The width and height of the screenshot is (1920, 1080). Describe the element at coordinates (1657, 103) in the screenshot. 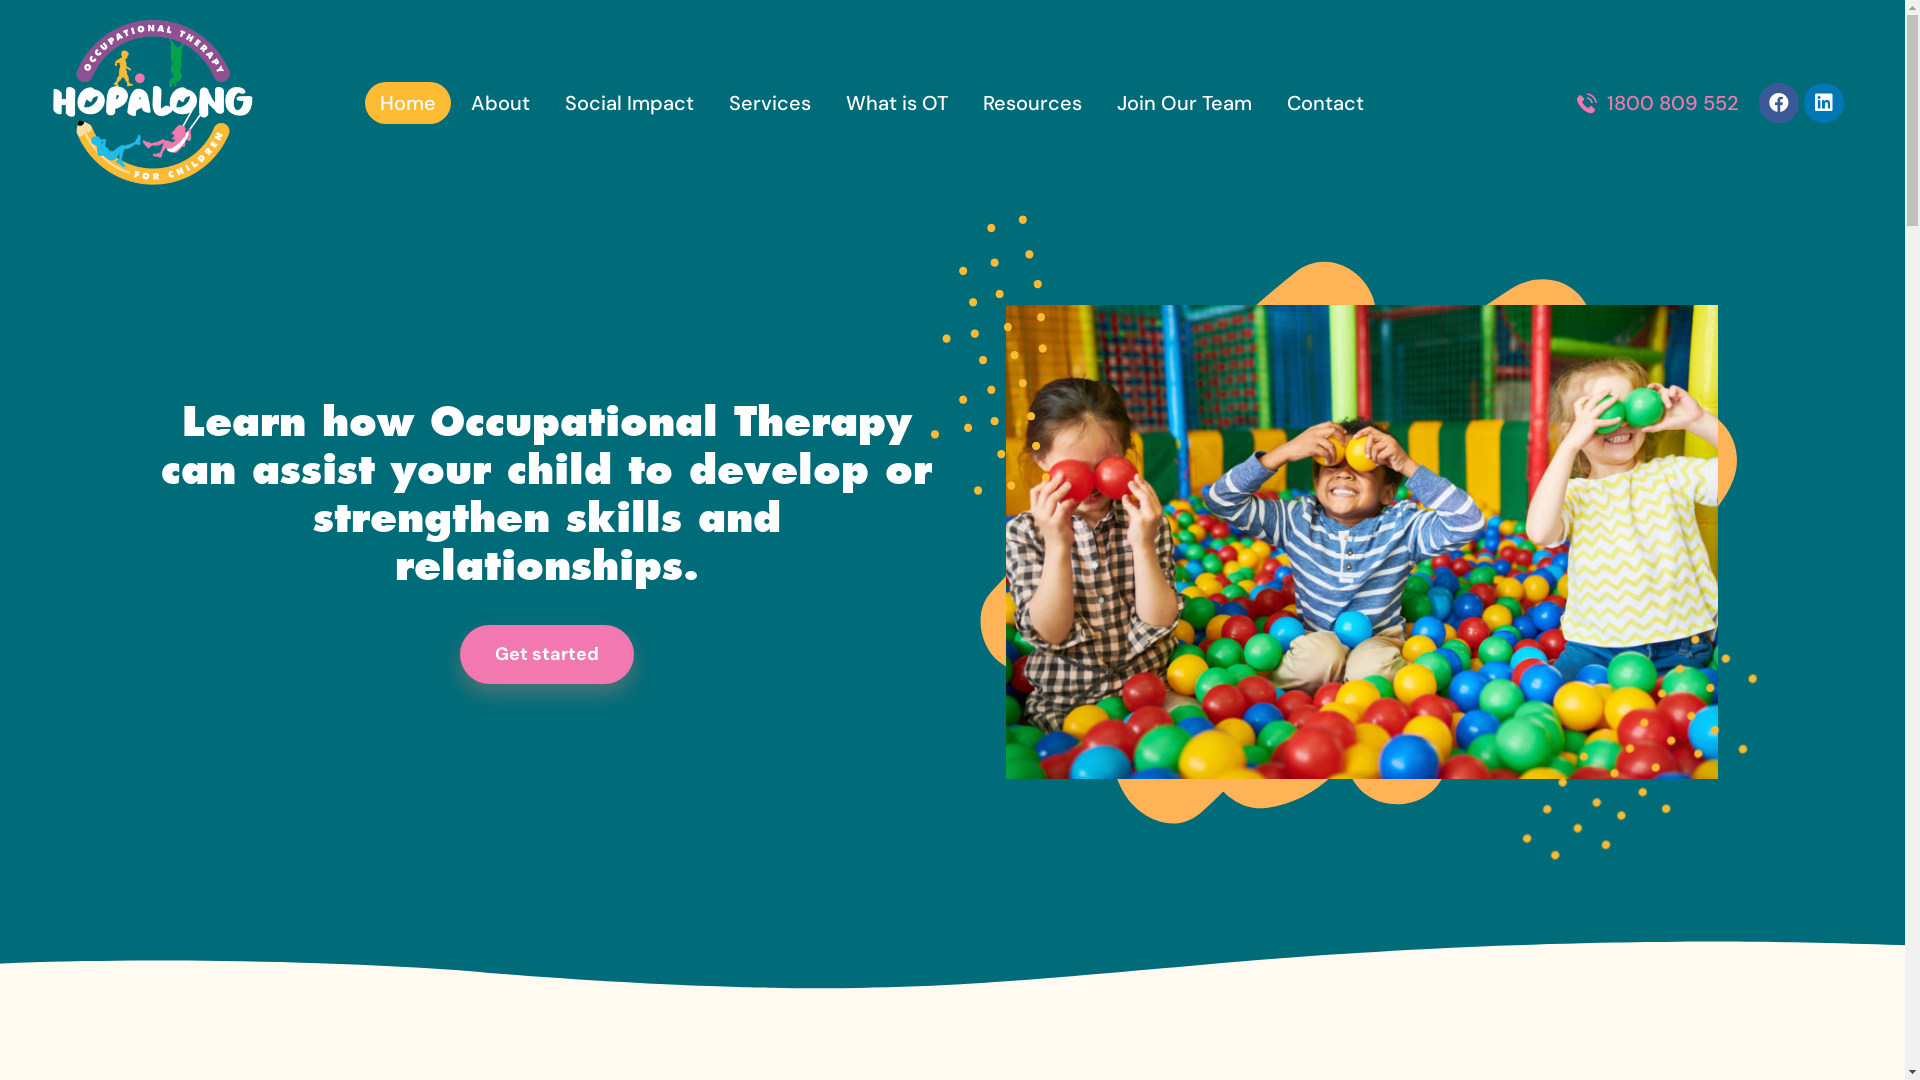

I see `'1800 809 552'` at that location.